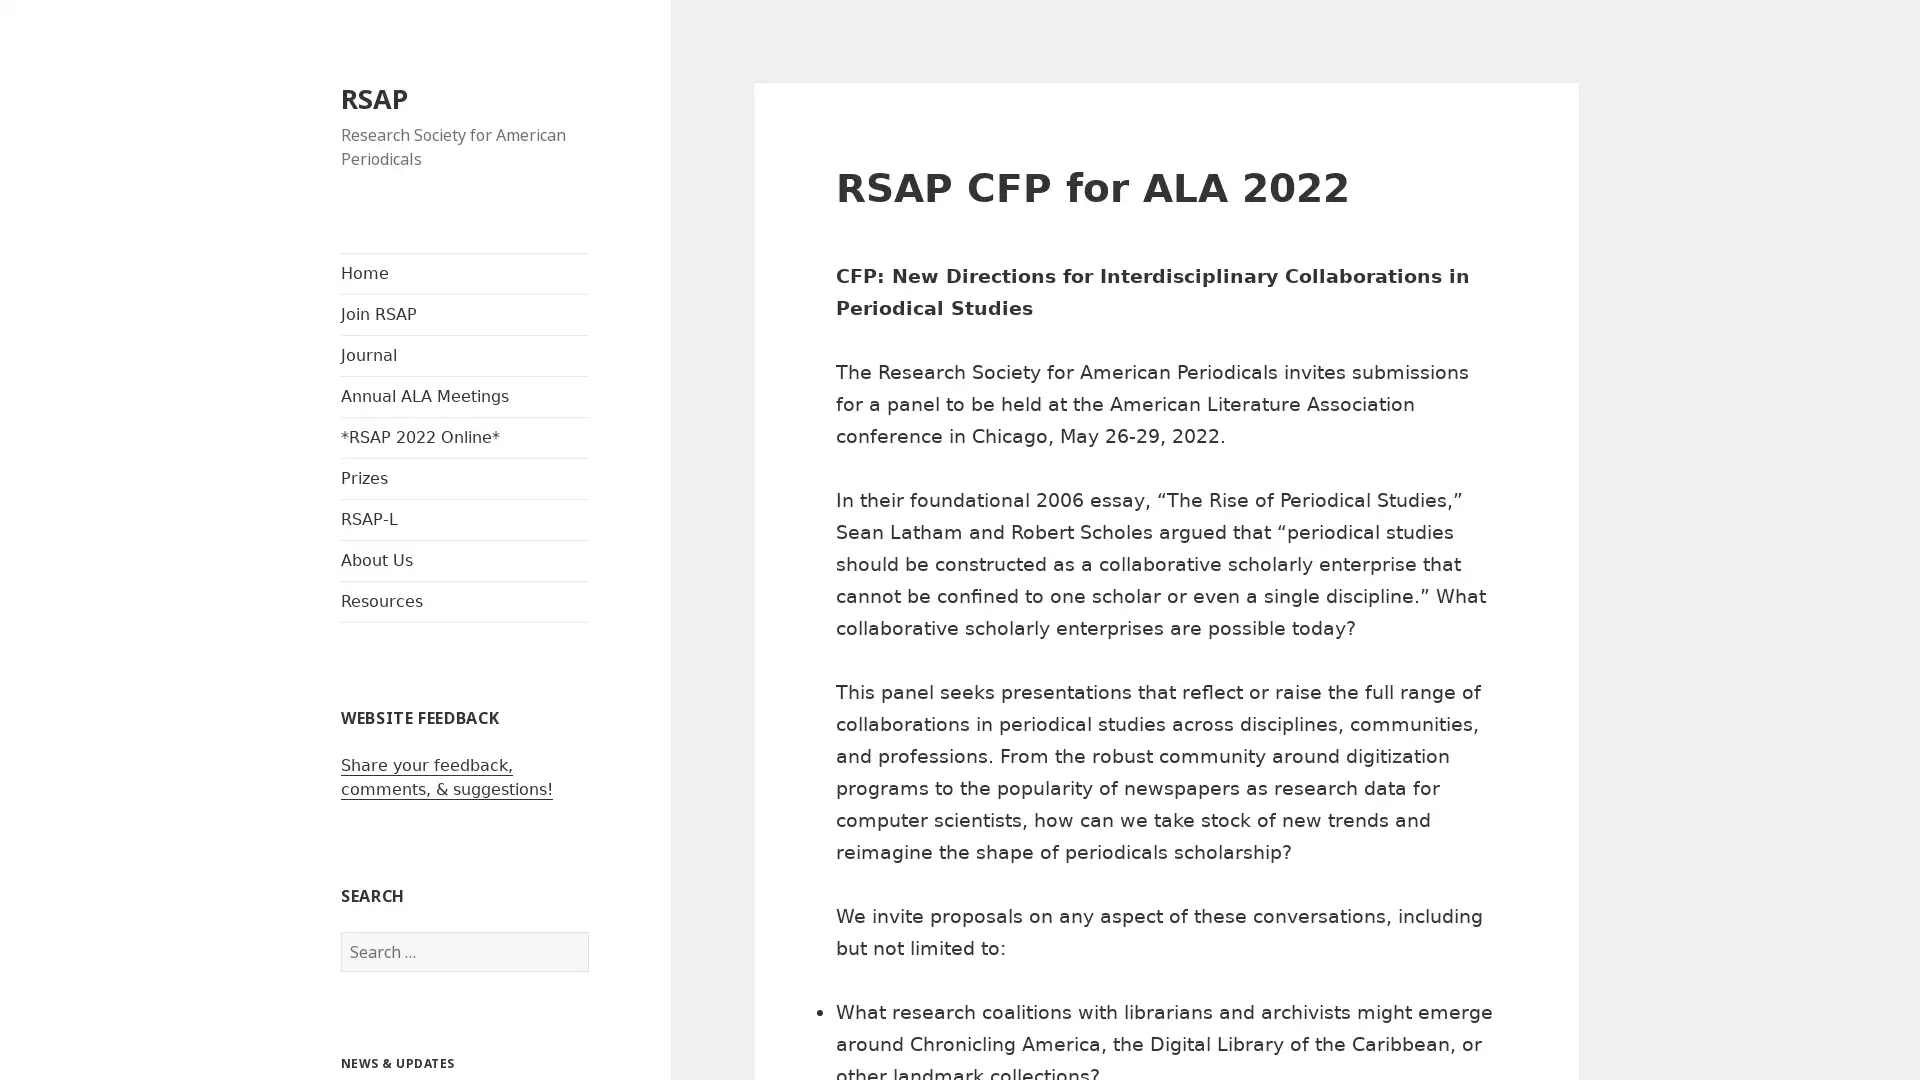 This screenshot has width=1920, height=1080. Describe the element at coordinates (587, 932) in the screenshot. I see `Search` at that location.